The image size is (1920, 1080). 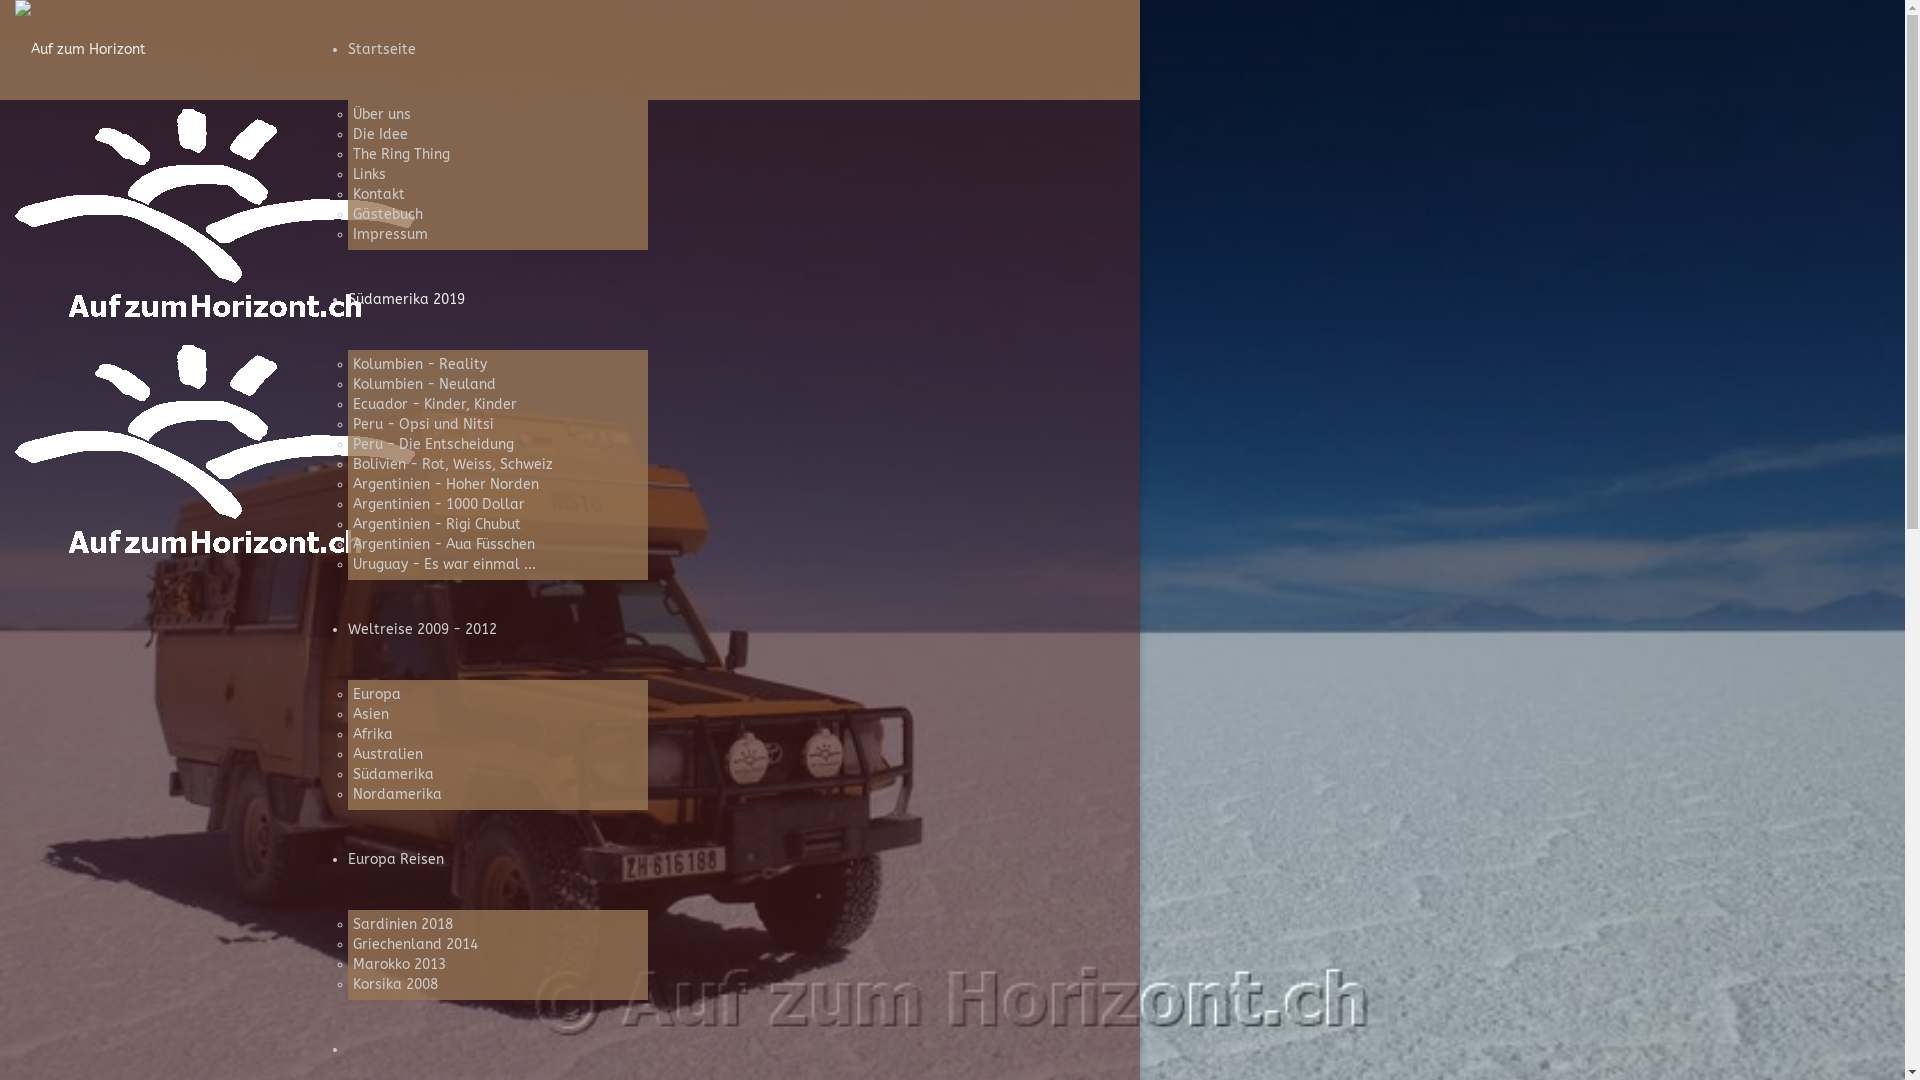 I want to click on 'Argentinien - Rigi Chubut', so click(x=435, y=523).